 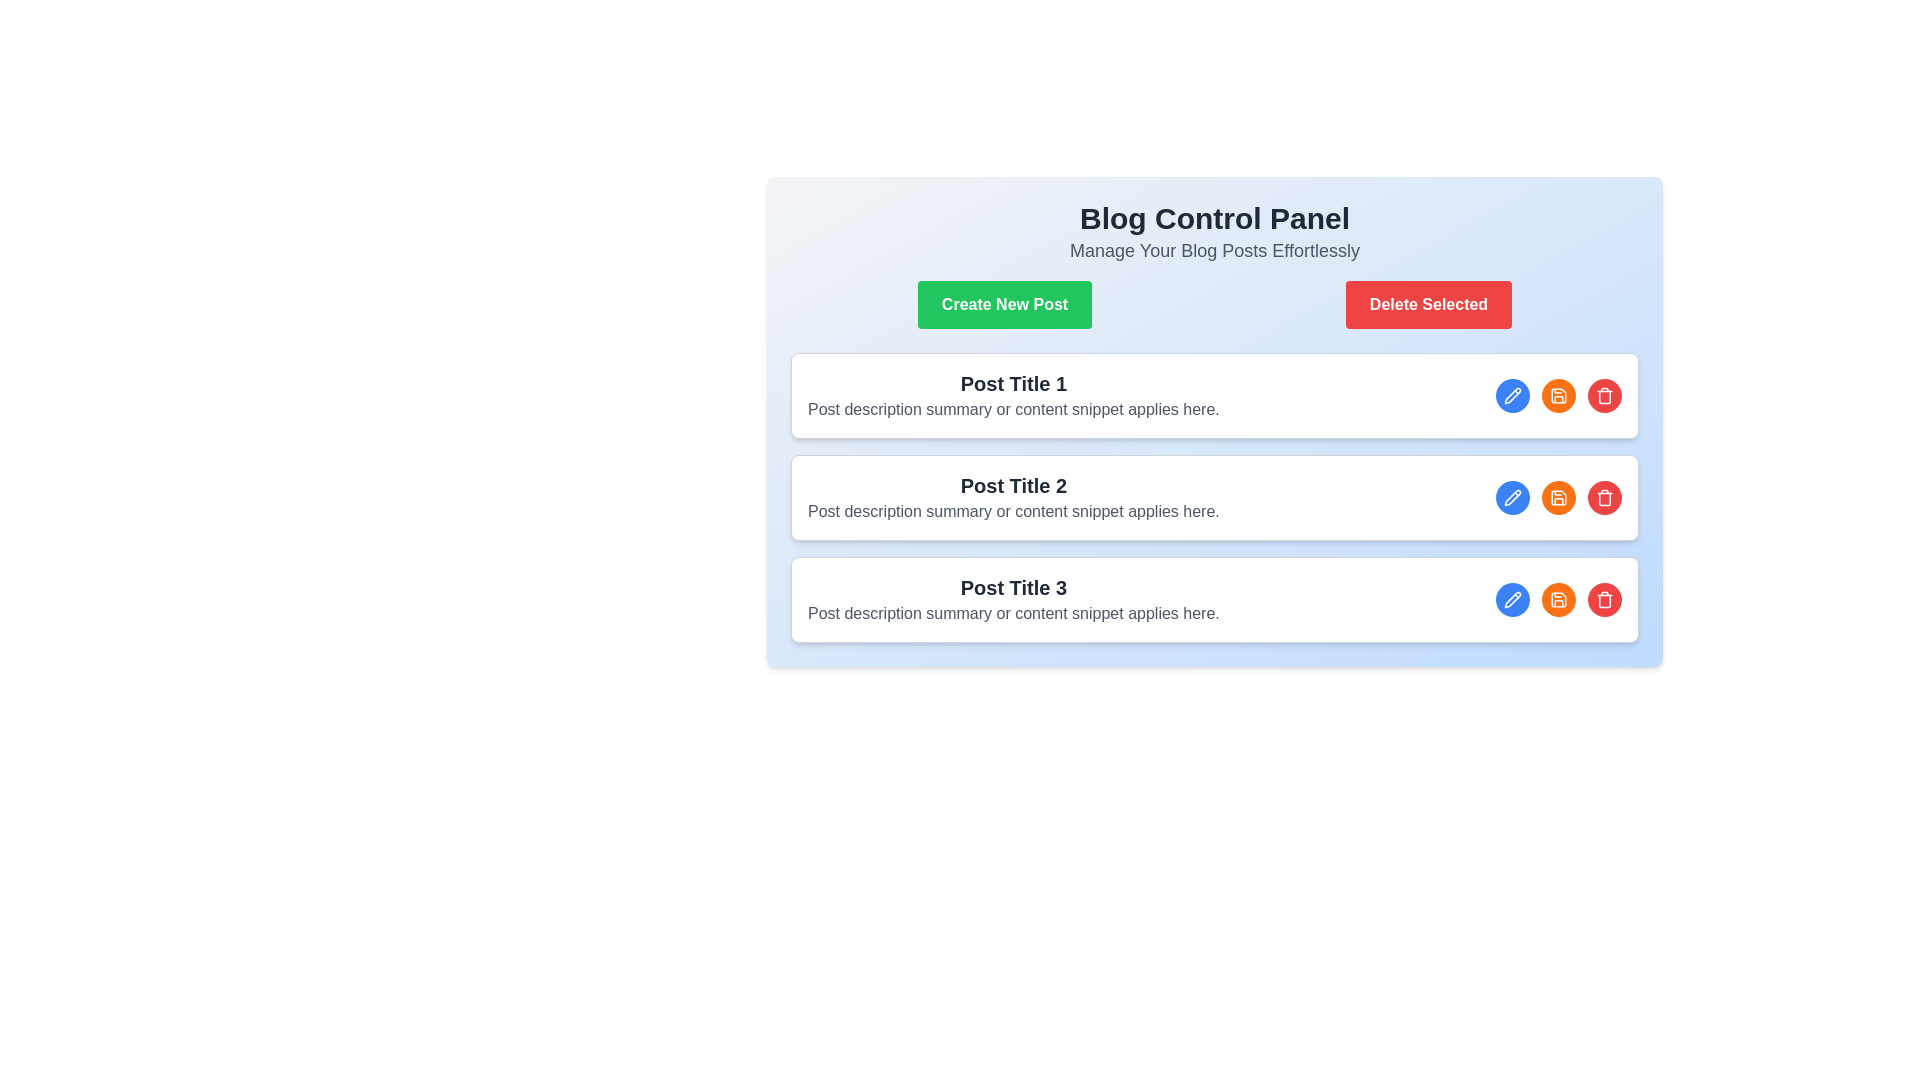 I want to click on the blue circular button with a white pencil icon, so click(x=1512, y=599).